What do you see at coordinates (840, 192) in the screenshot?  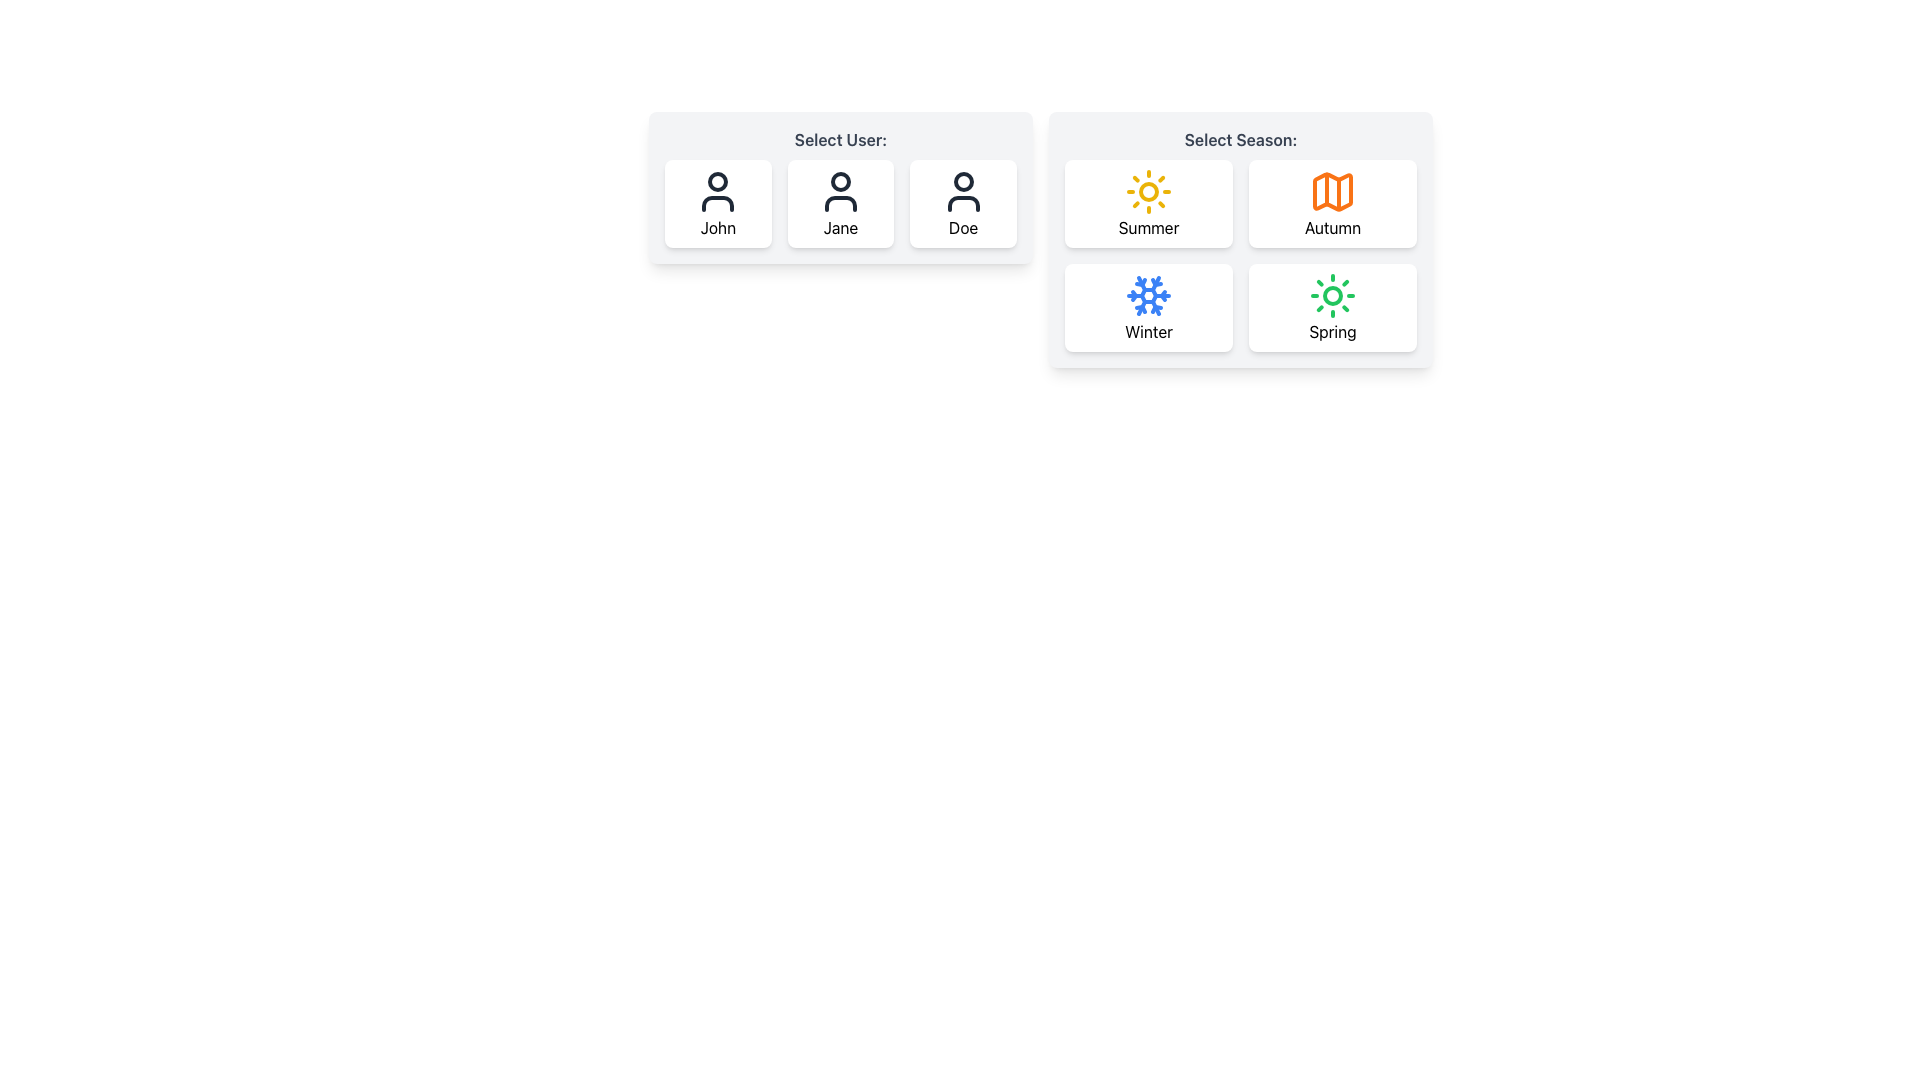 I see `the user identification icon representing 'Jane', which is centrally located above the 'Jane' label in the 'Select User' section` at bounding box center [840, 192].